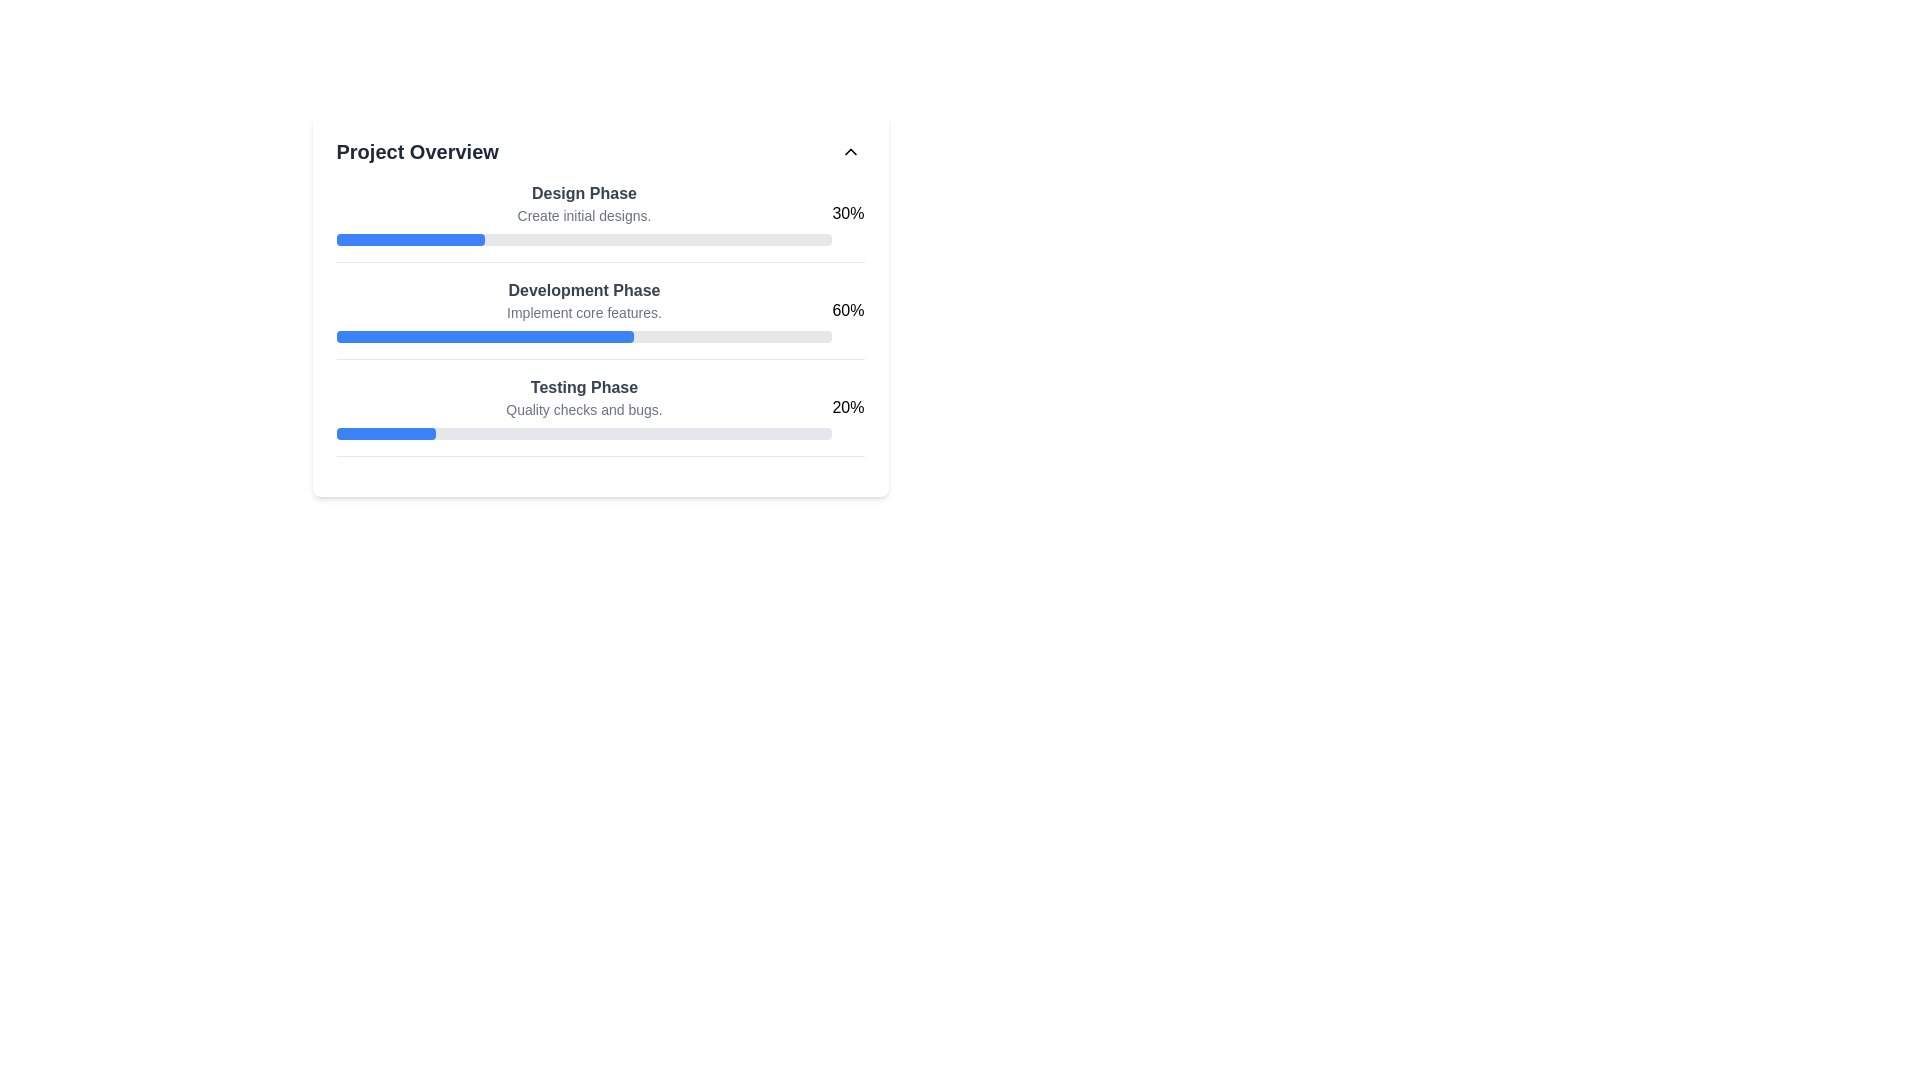  Describe the element at coordinates (599, 407) in the screenshot. I see `the Progress bar representing the completion of the Testing Phase in the project timeline to potentially see tooltip details` at that location.